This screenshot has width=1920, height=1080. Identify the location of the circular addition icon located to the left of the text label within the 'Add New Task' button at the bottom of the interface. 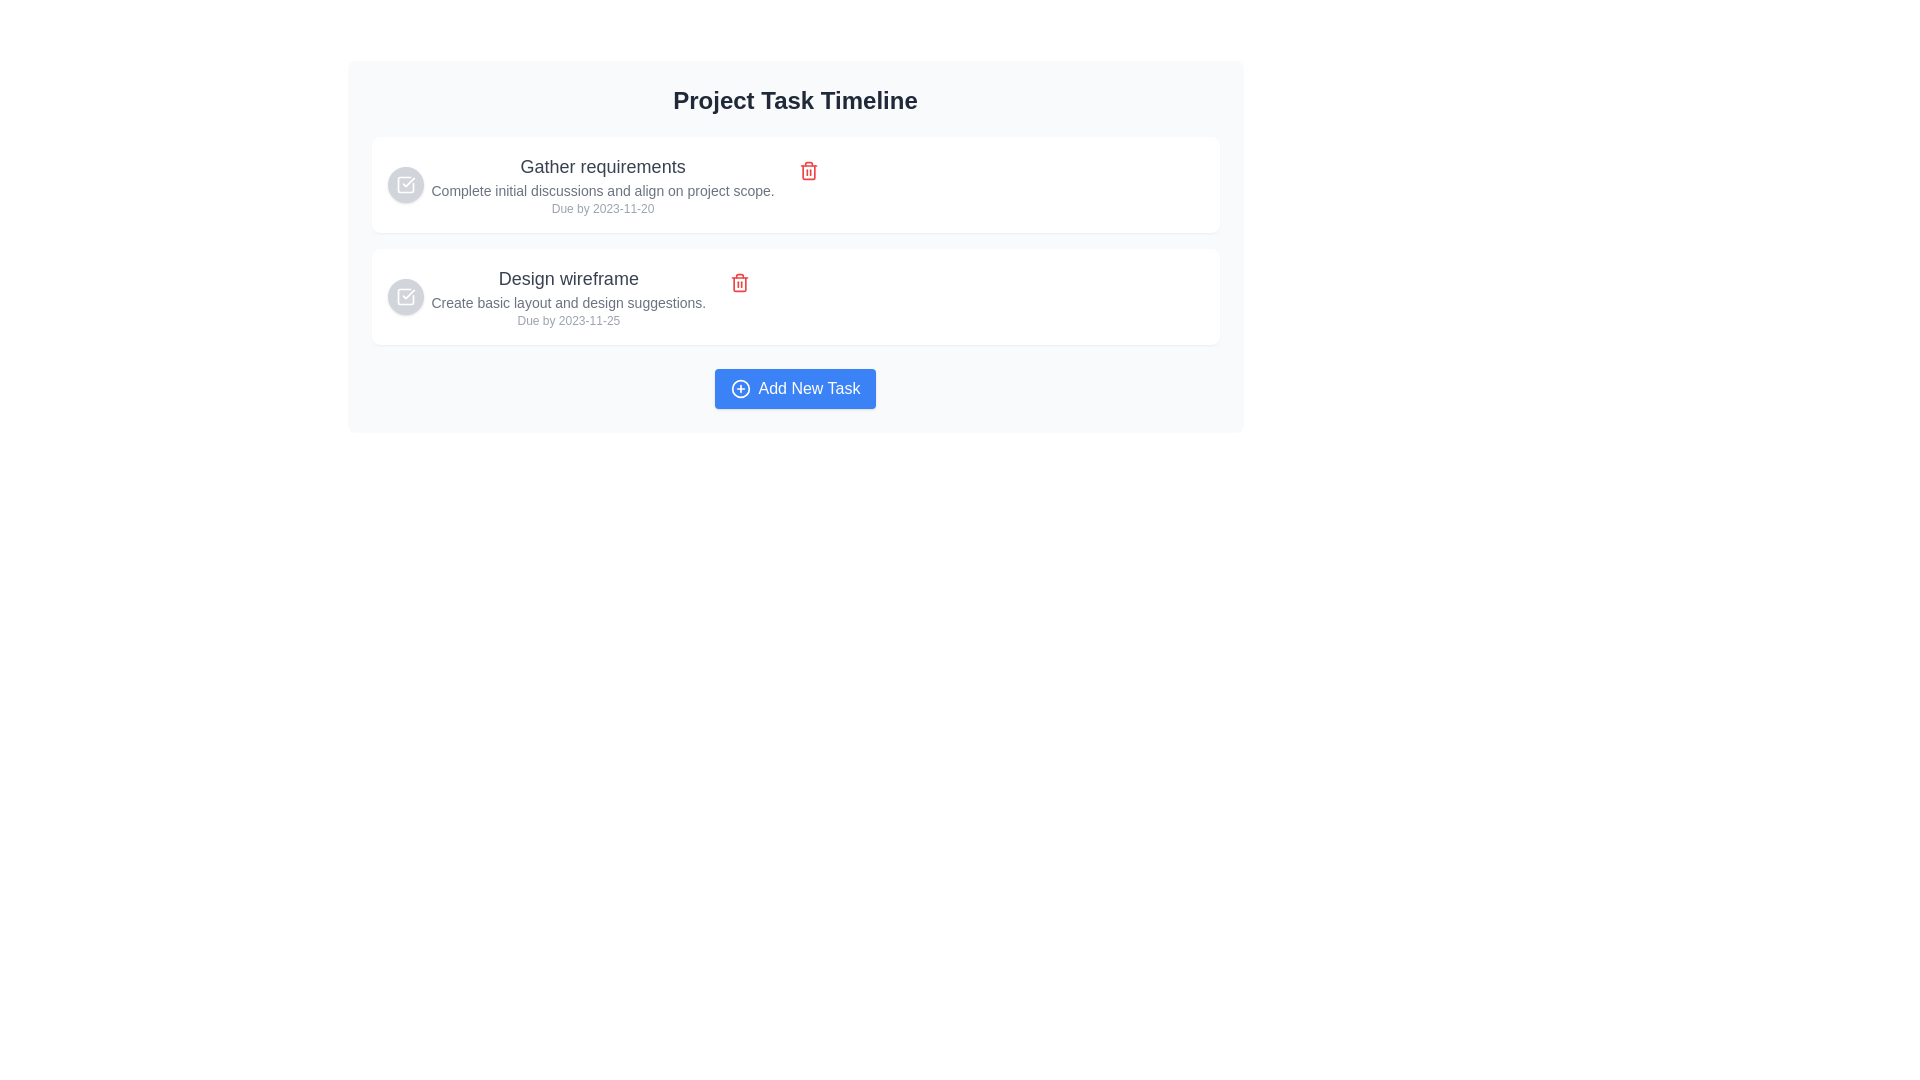
(739, 389).